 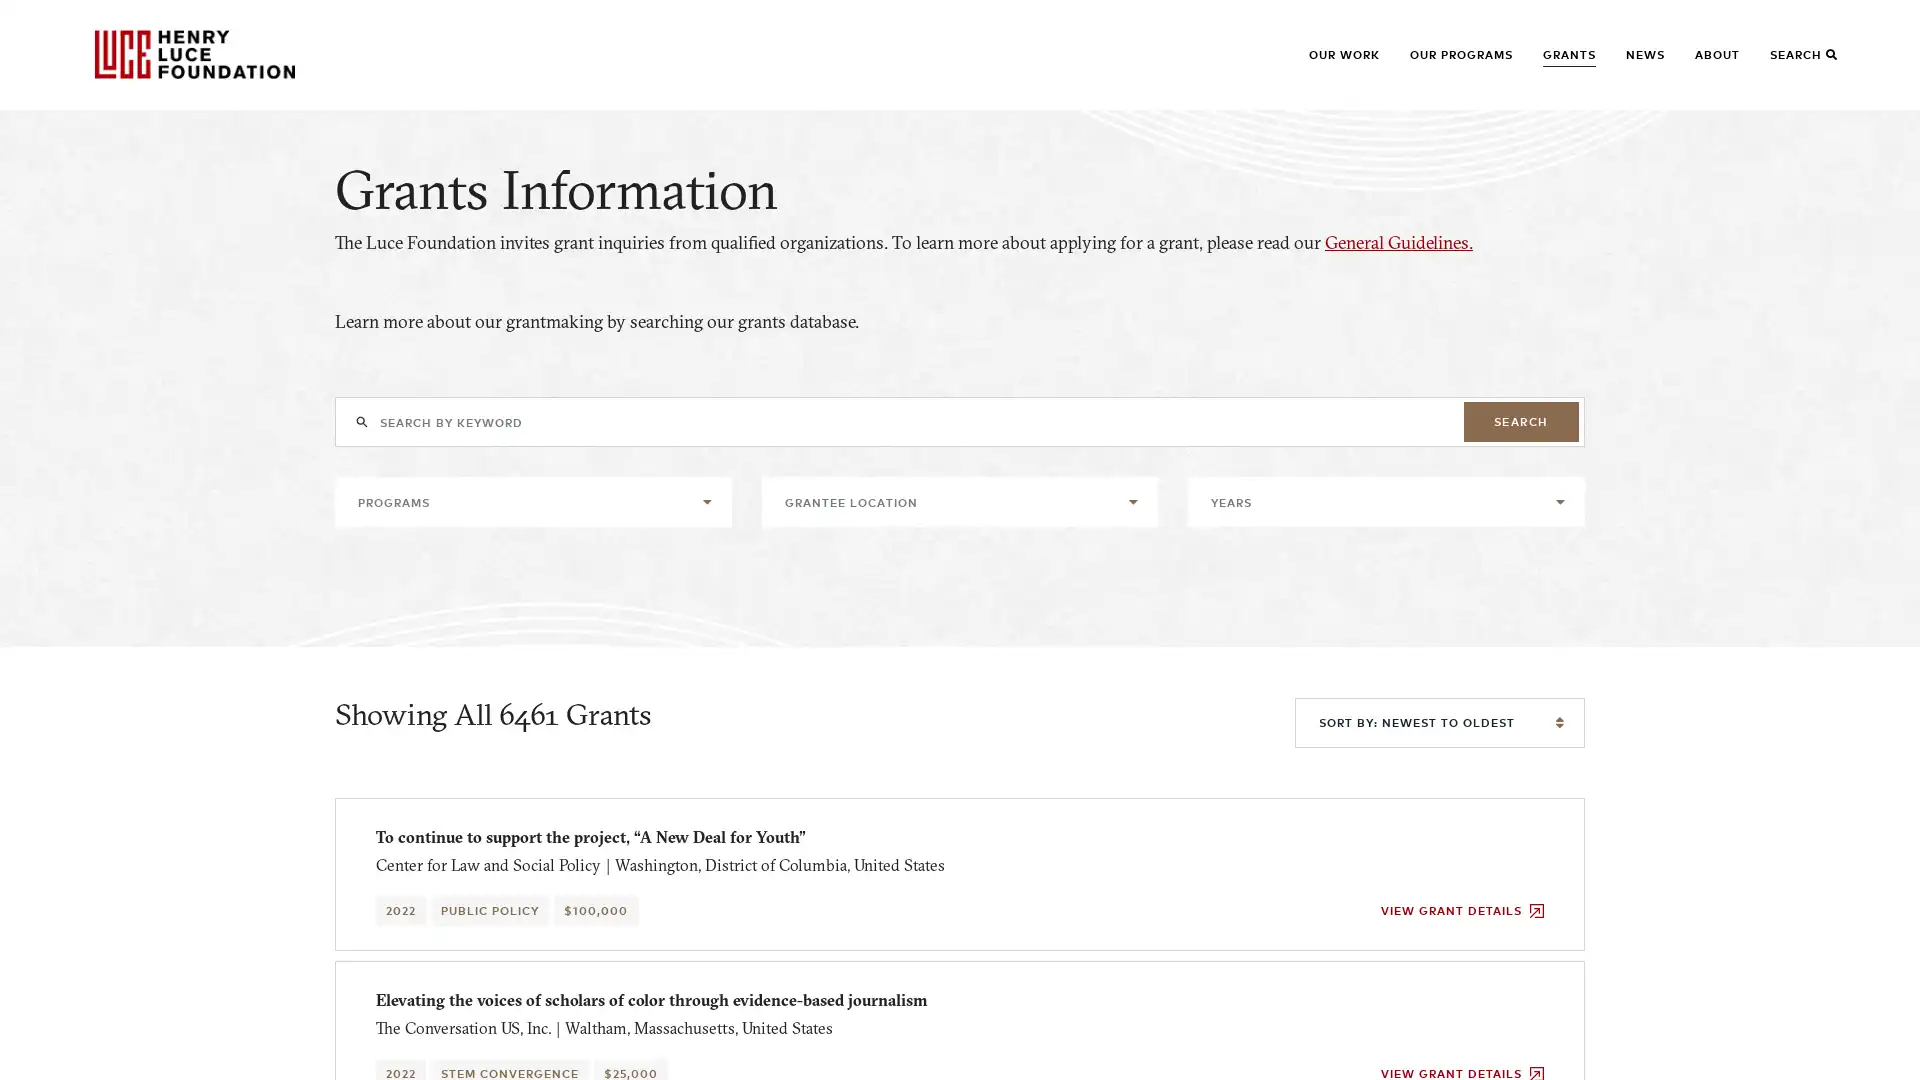 What do you see at coordinates (1440, 721) in the screenshot?
I see `SORT BY: NEWEST TO OLDEST` at bounding box center [1440, 721].